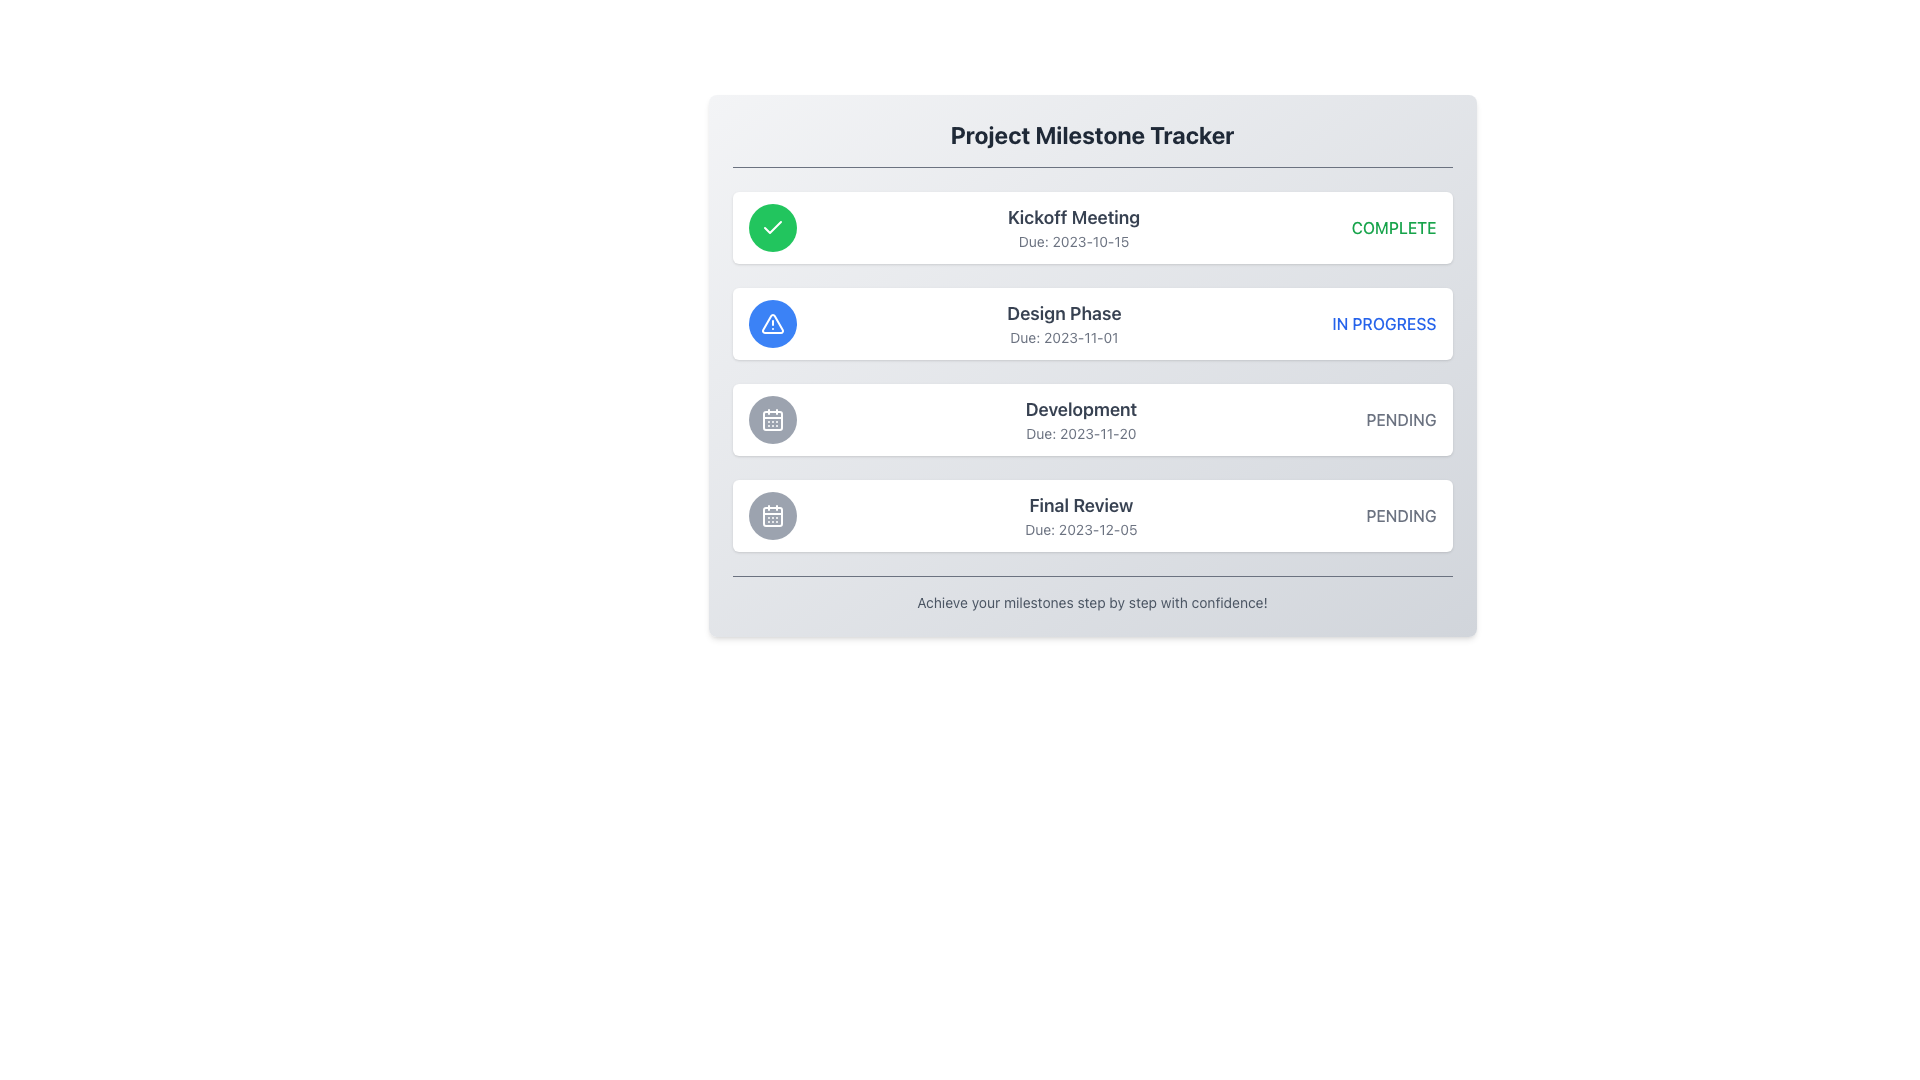 The width and height of the screenshot is (1920, 1080). Describe the element at coordinates (1080, 419) in the screenshot. I see `text information from the text block displaying 'Development' and 'Due: 2023-11-20' in the third card of the milestone stack, located between 'Design Phase' and 'Final Review'` at that location.